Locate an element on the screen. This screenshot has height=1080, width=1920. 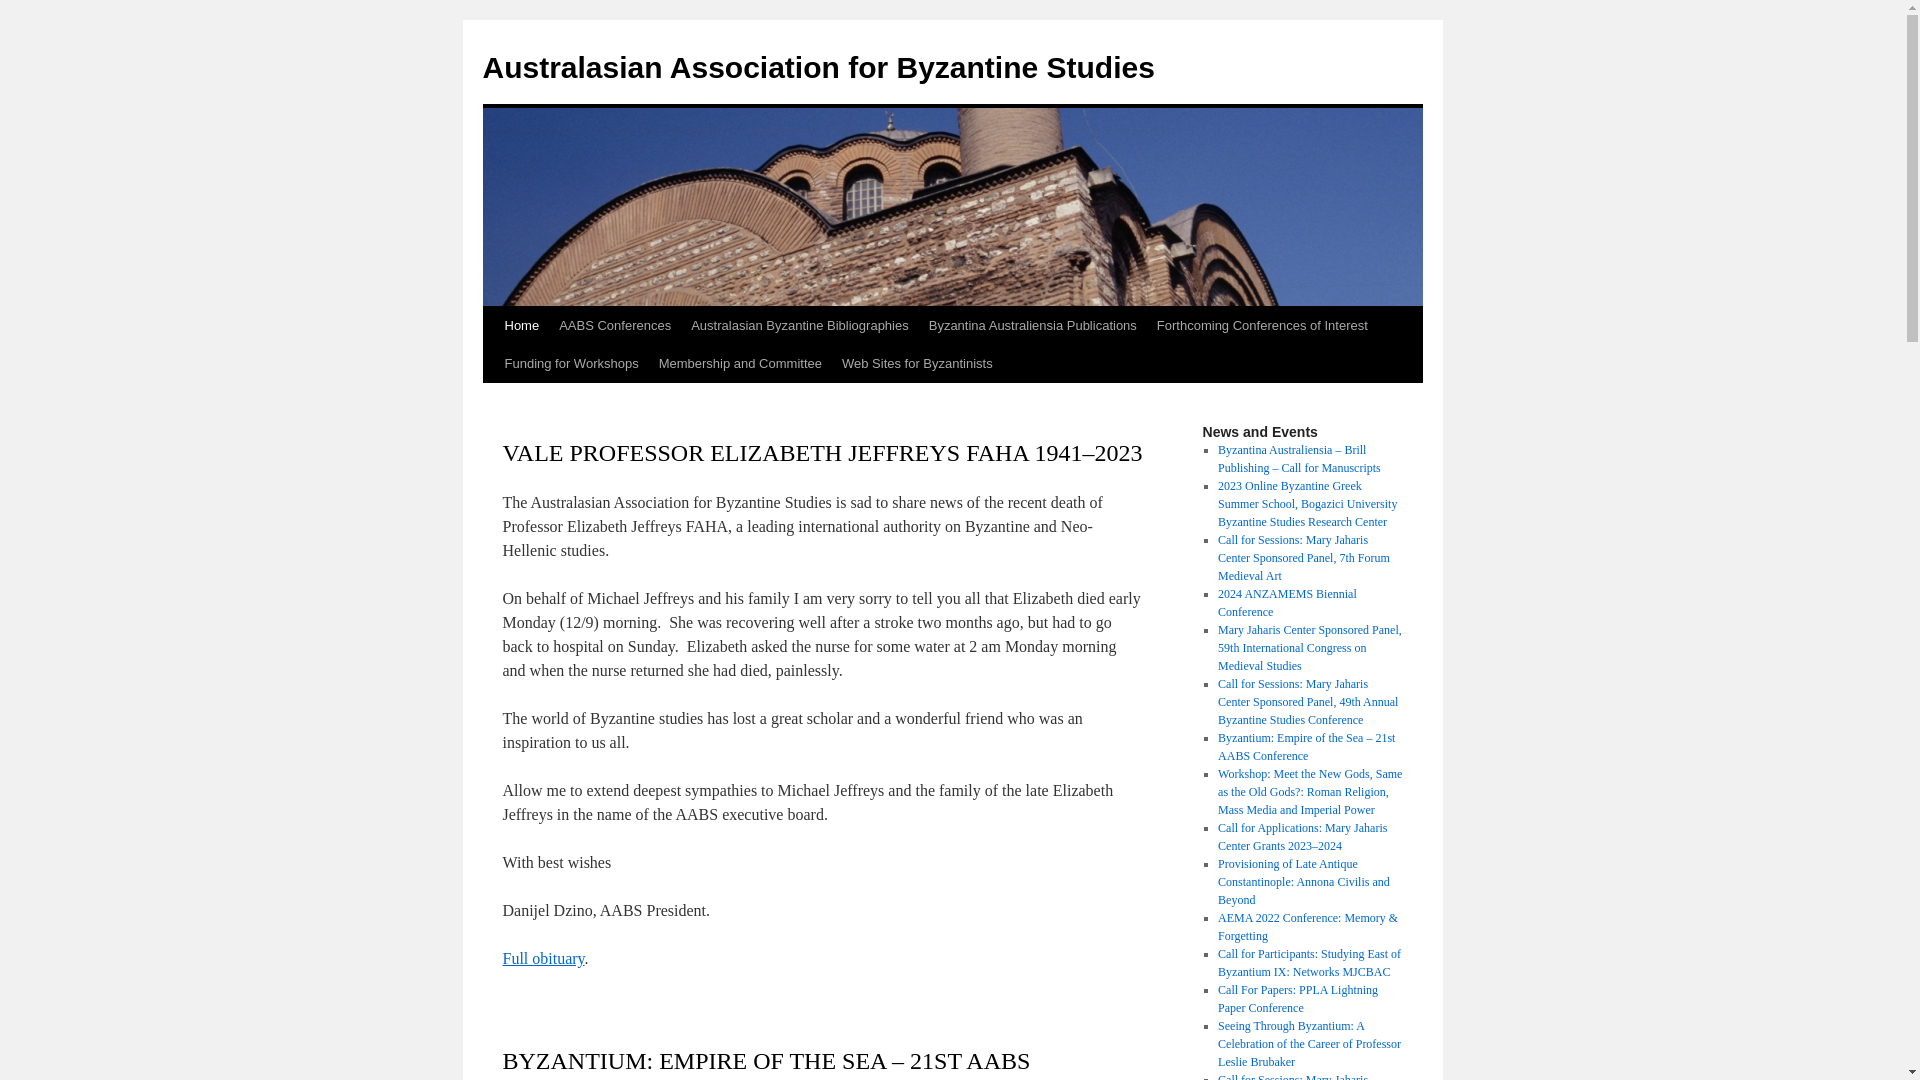
'Funding for Workshops' is located at coordinates (494, 363).